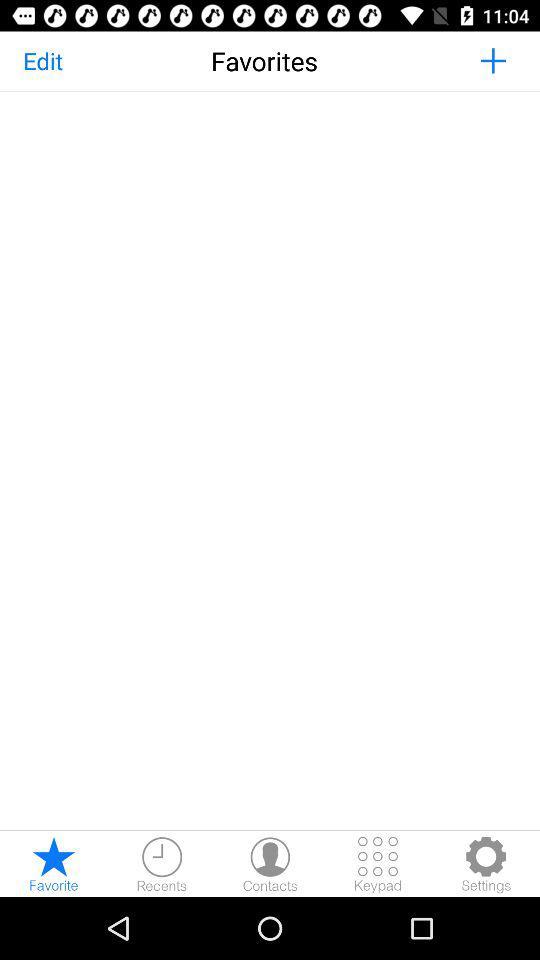  What do you see at coordinates (270, 863) in the screenshot?
I see `open contact` at bounding box center [270, 863].